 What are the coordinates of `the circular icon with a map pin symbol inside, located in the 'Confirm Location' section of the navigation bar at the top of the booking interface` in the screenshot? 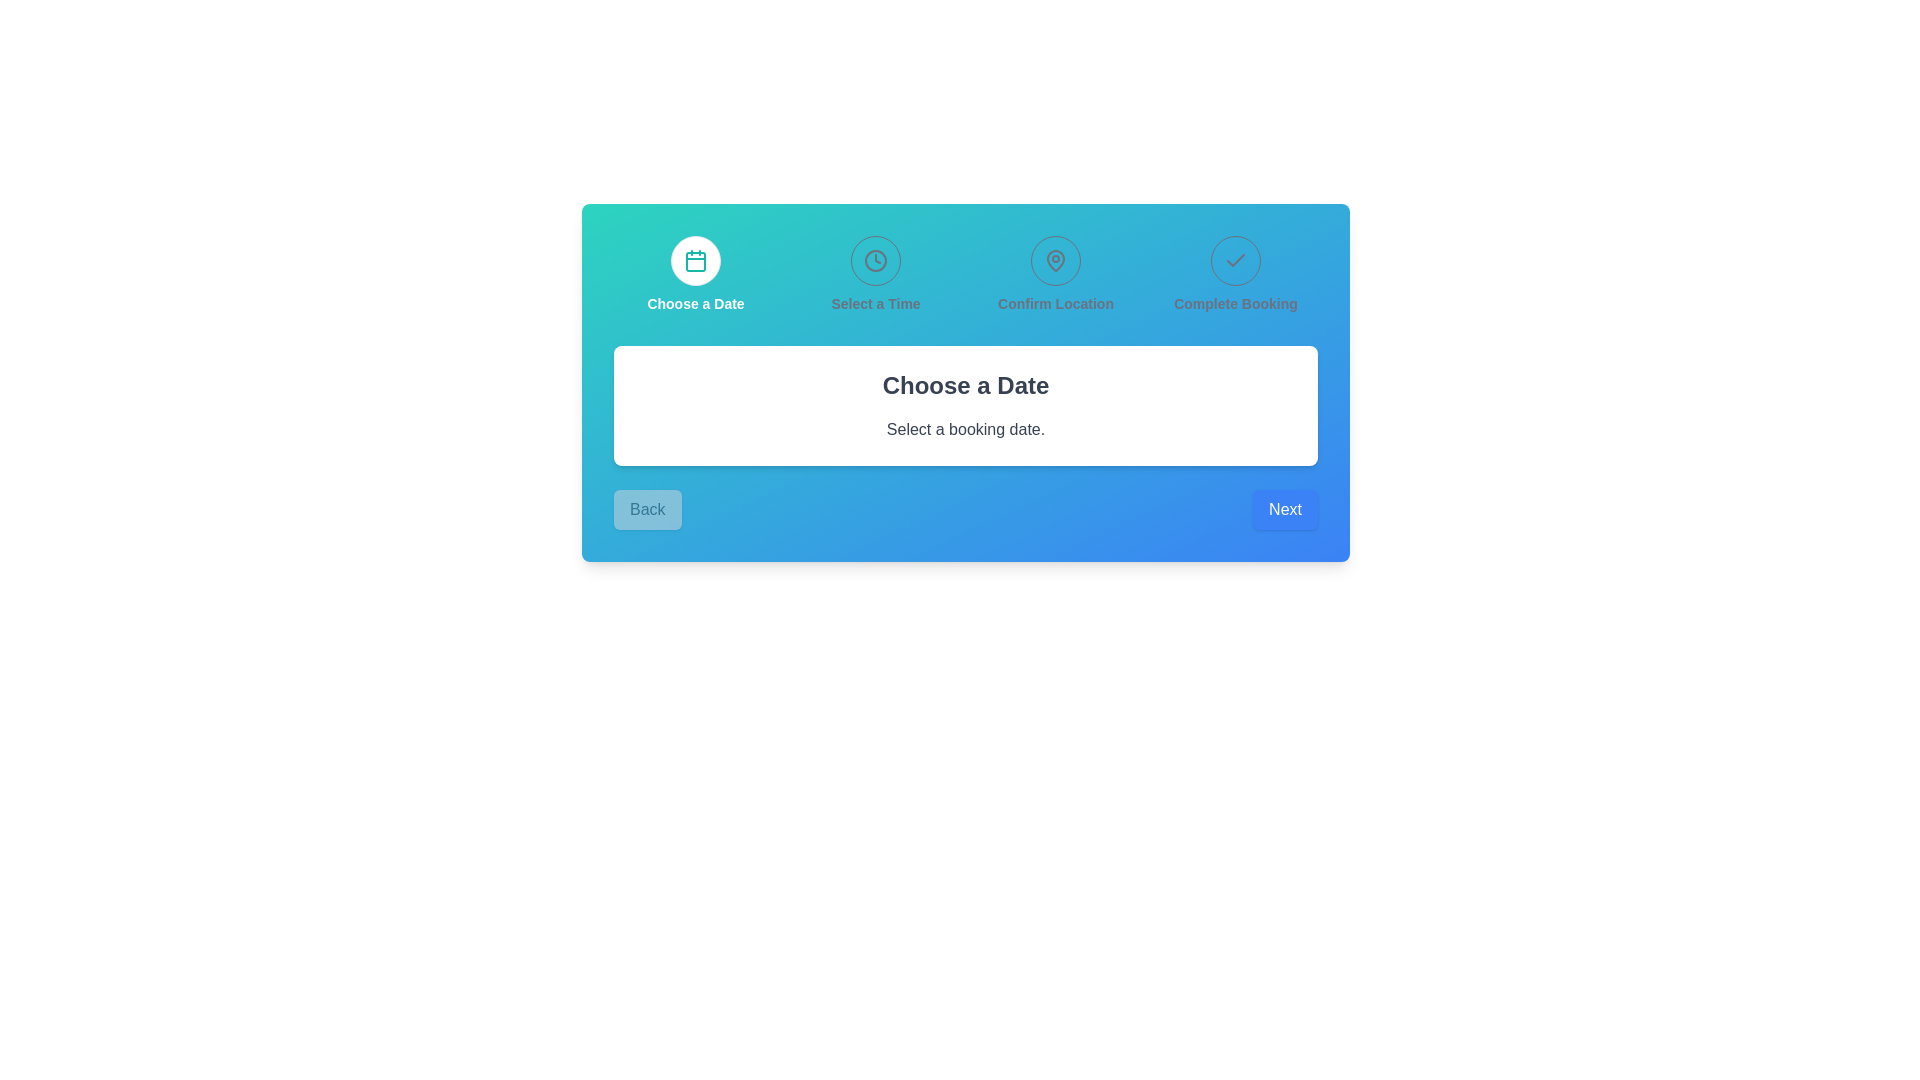 It's located at (1055, 260).